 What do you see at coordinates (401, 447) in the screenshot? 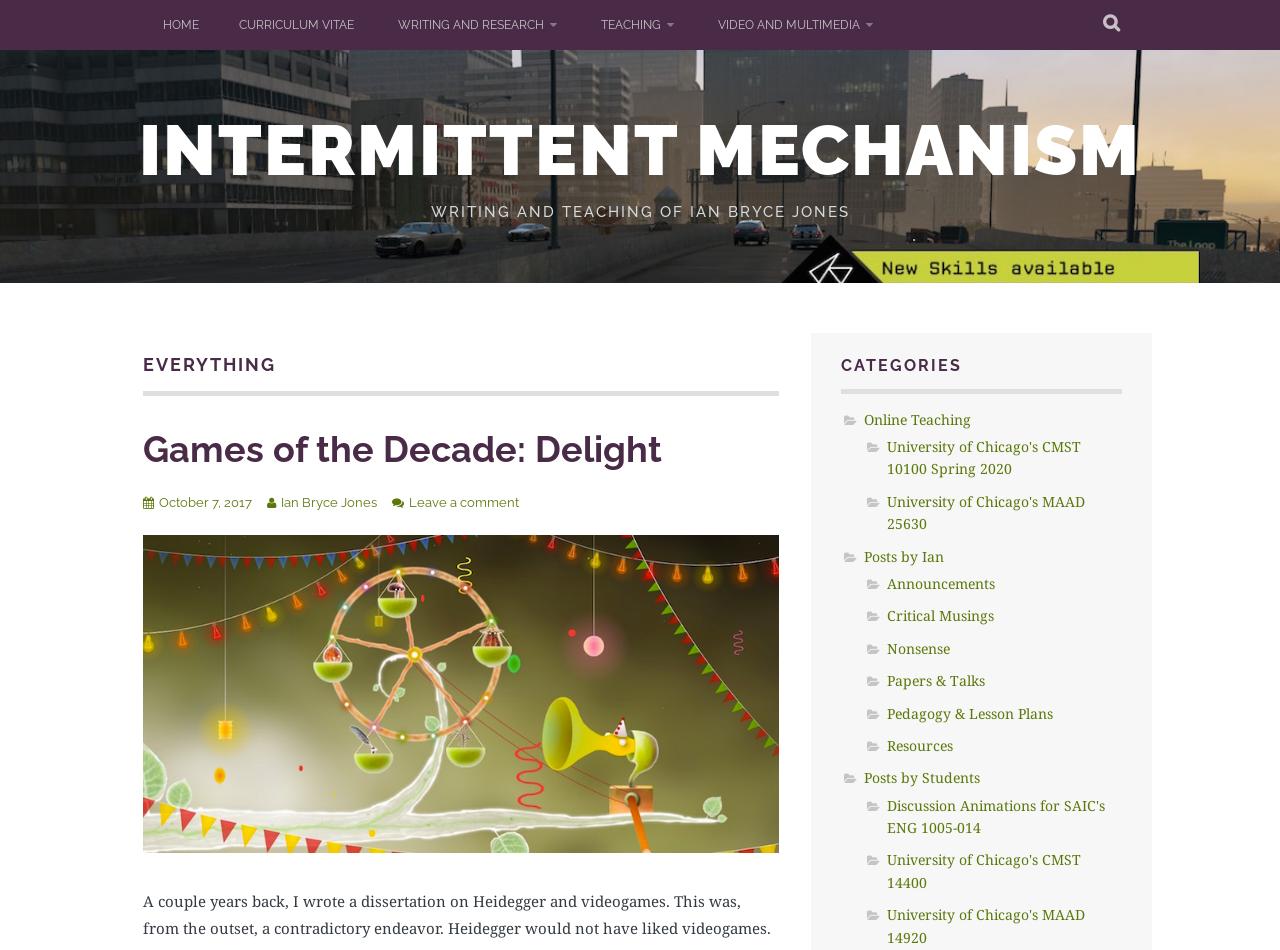
I see `'Games of the Decade: Delight'` at bounding box center [401, 447].